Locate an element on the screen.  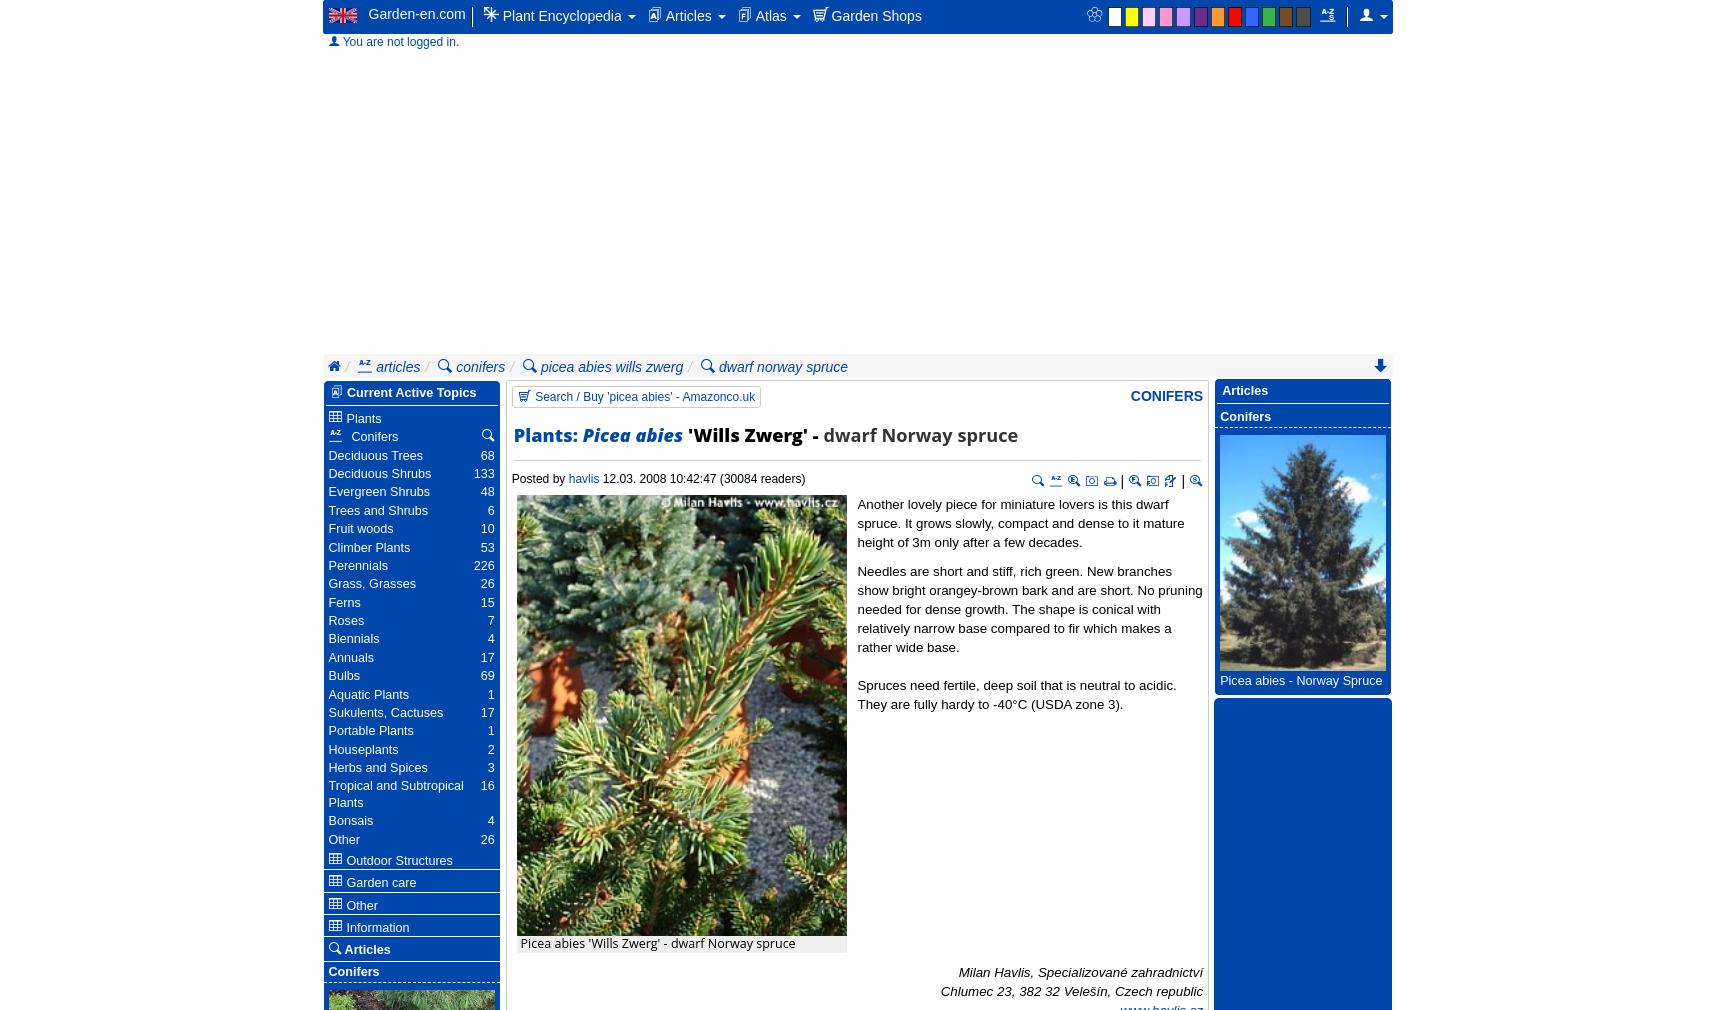
'10' is located at coordinates (487, 528).